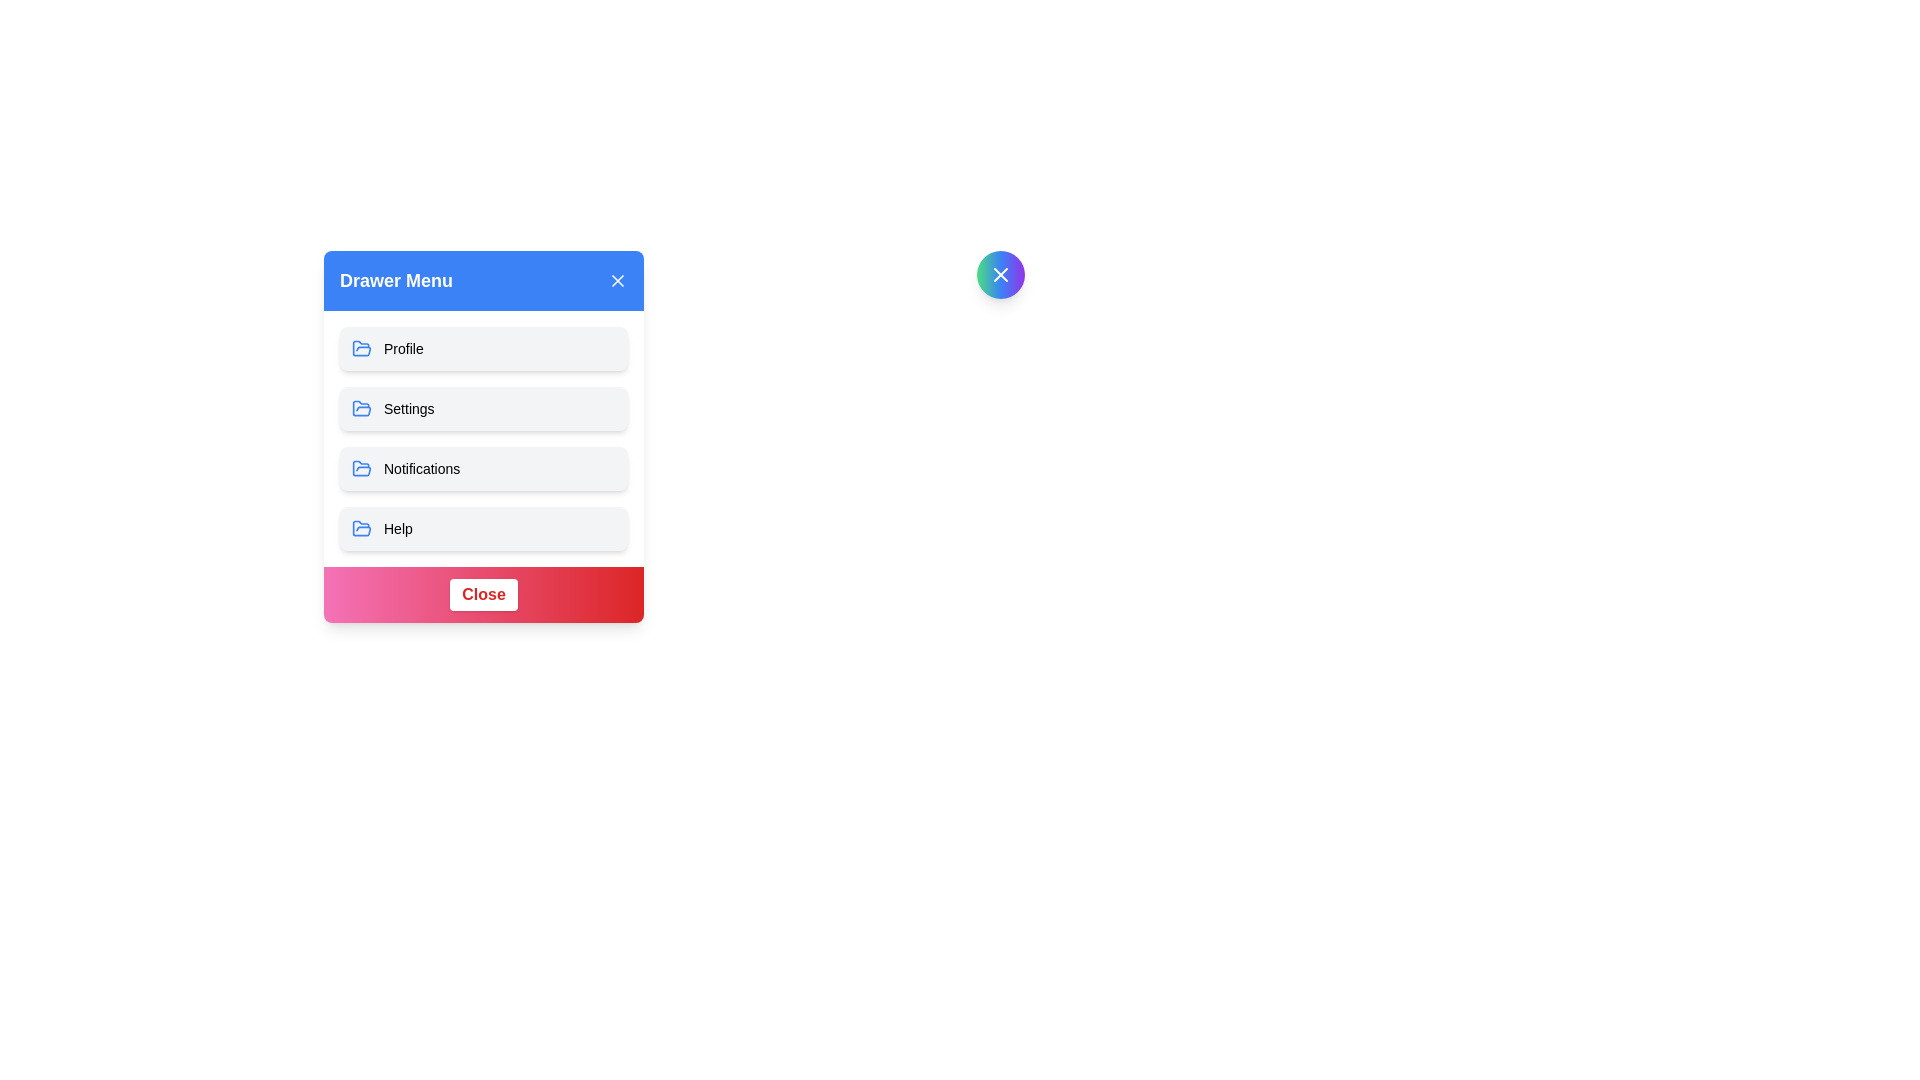 The width and height of the screenshot is (1920, 1080). Describe the element at coordinates (396, 281) in the screenshot. I see `the static text label that serves as the title for the drawer menu, located in the top-left portion of the blue header section` at that location.